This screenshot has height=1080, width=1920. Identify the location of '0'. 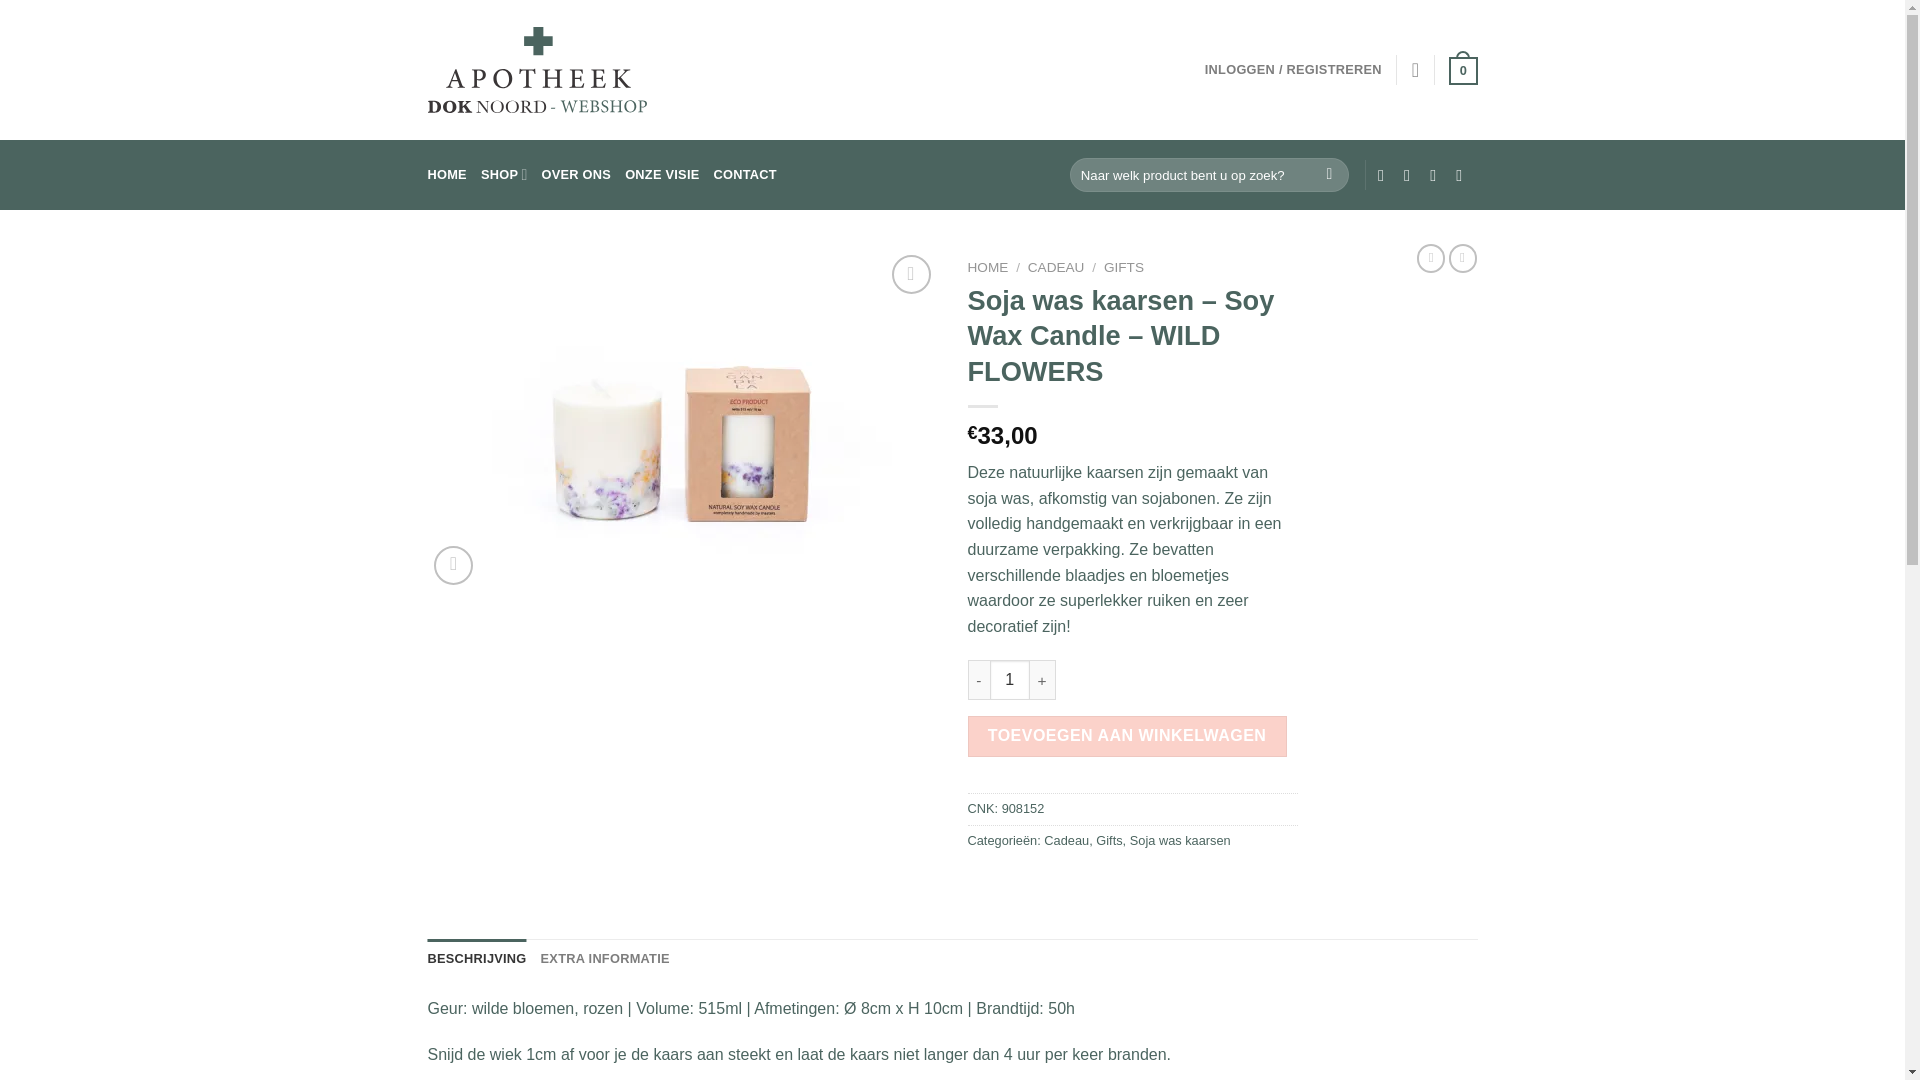
(1463, 68).